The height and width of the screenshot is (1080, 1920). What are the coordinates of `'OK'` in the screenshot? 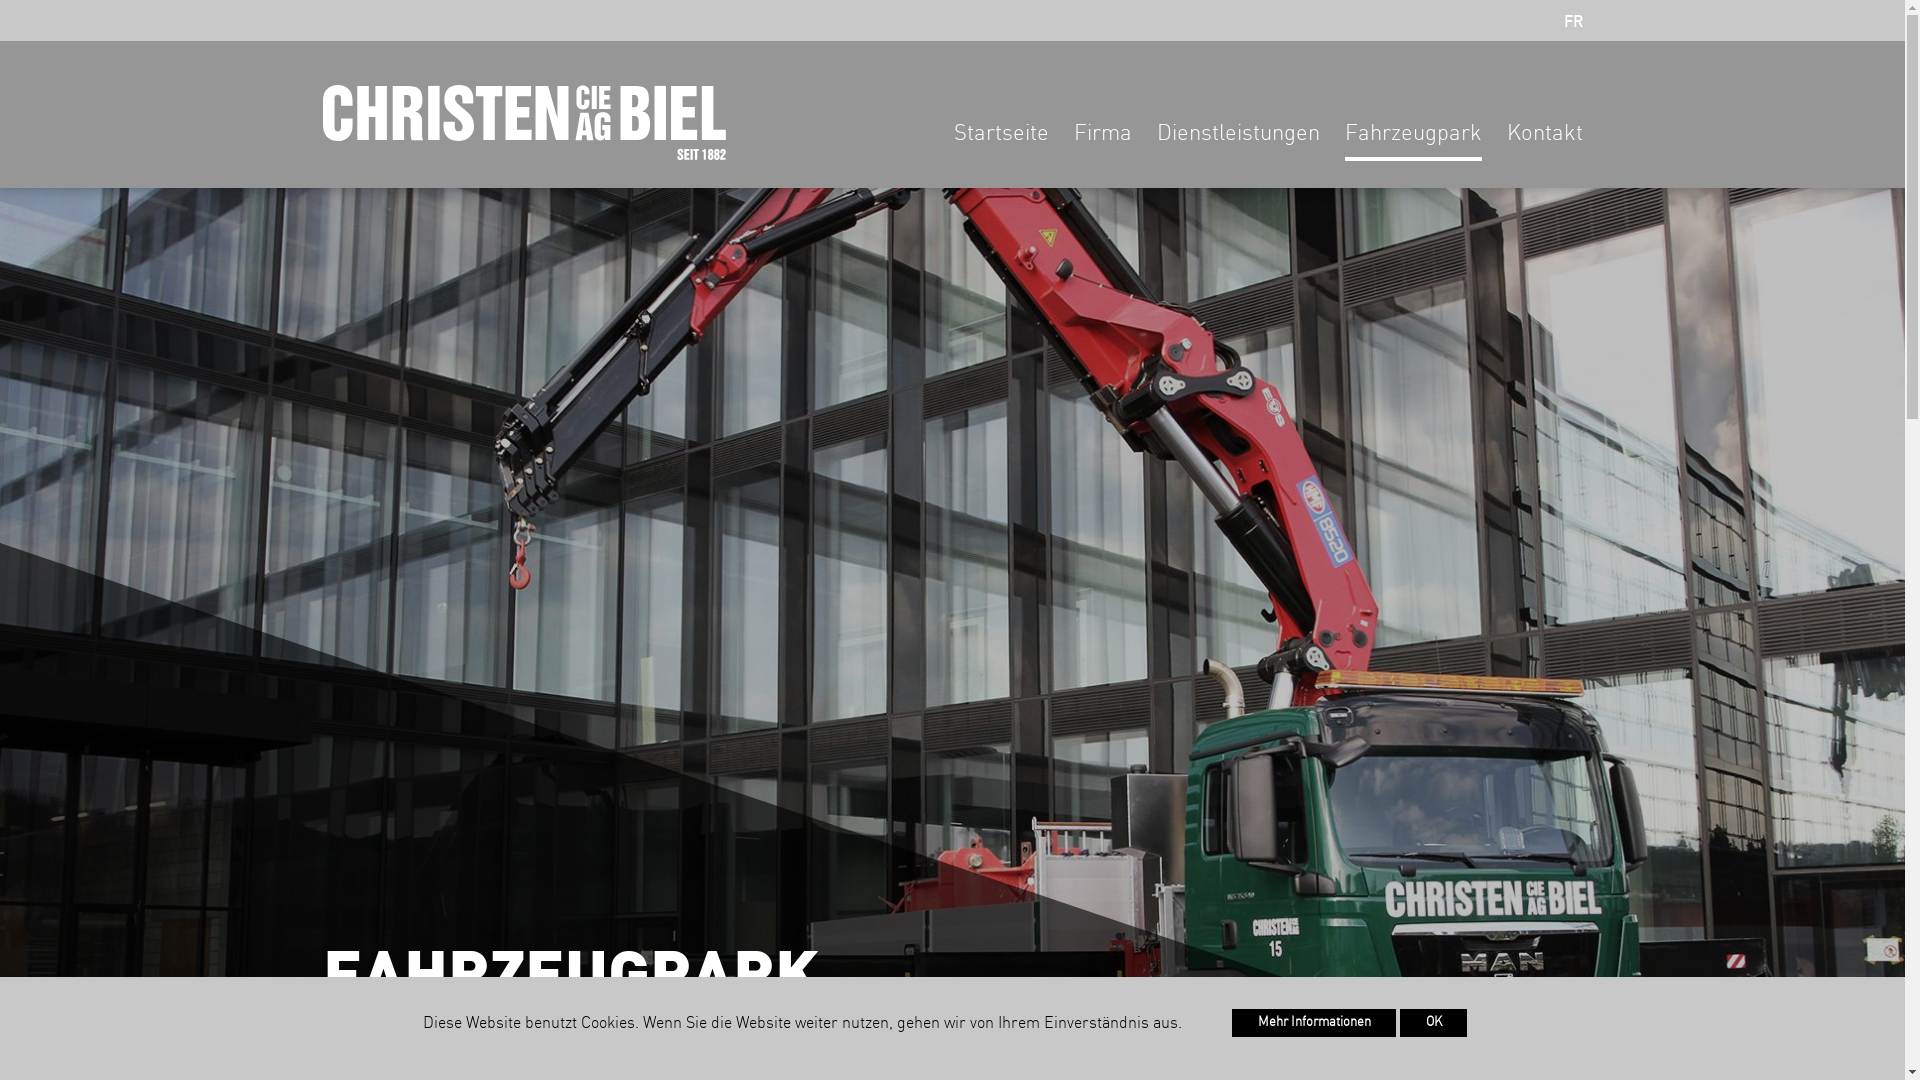 It's located at (1432, 1022).